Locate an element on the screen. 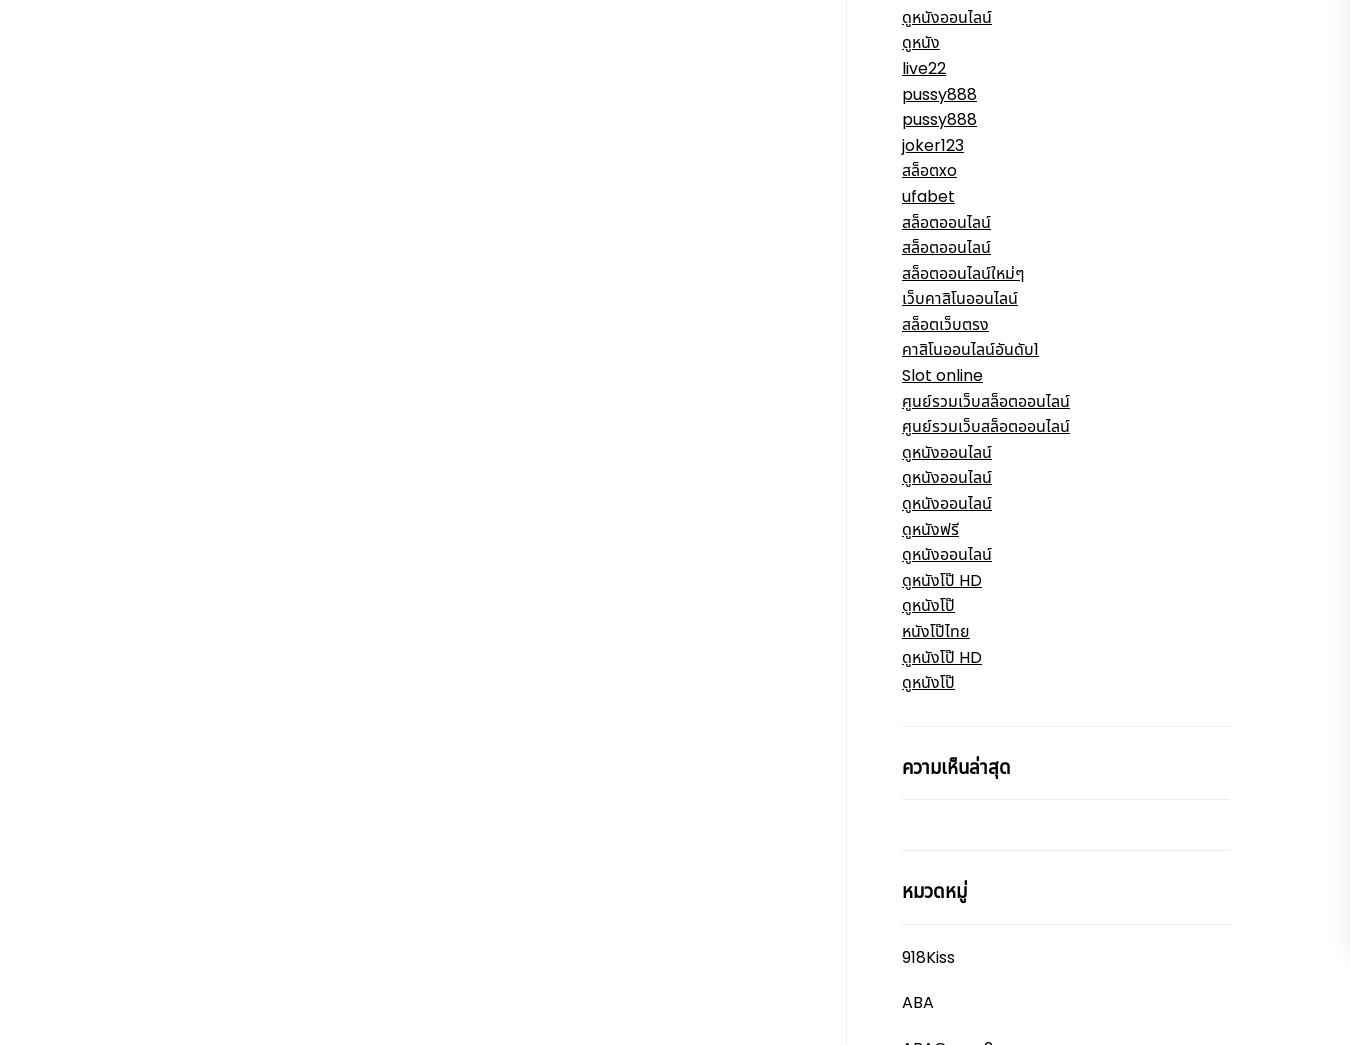 This screenshot has width=1350, height=1045. 'Slot online' is located at coordinates (941, 374).